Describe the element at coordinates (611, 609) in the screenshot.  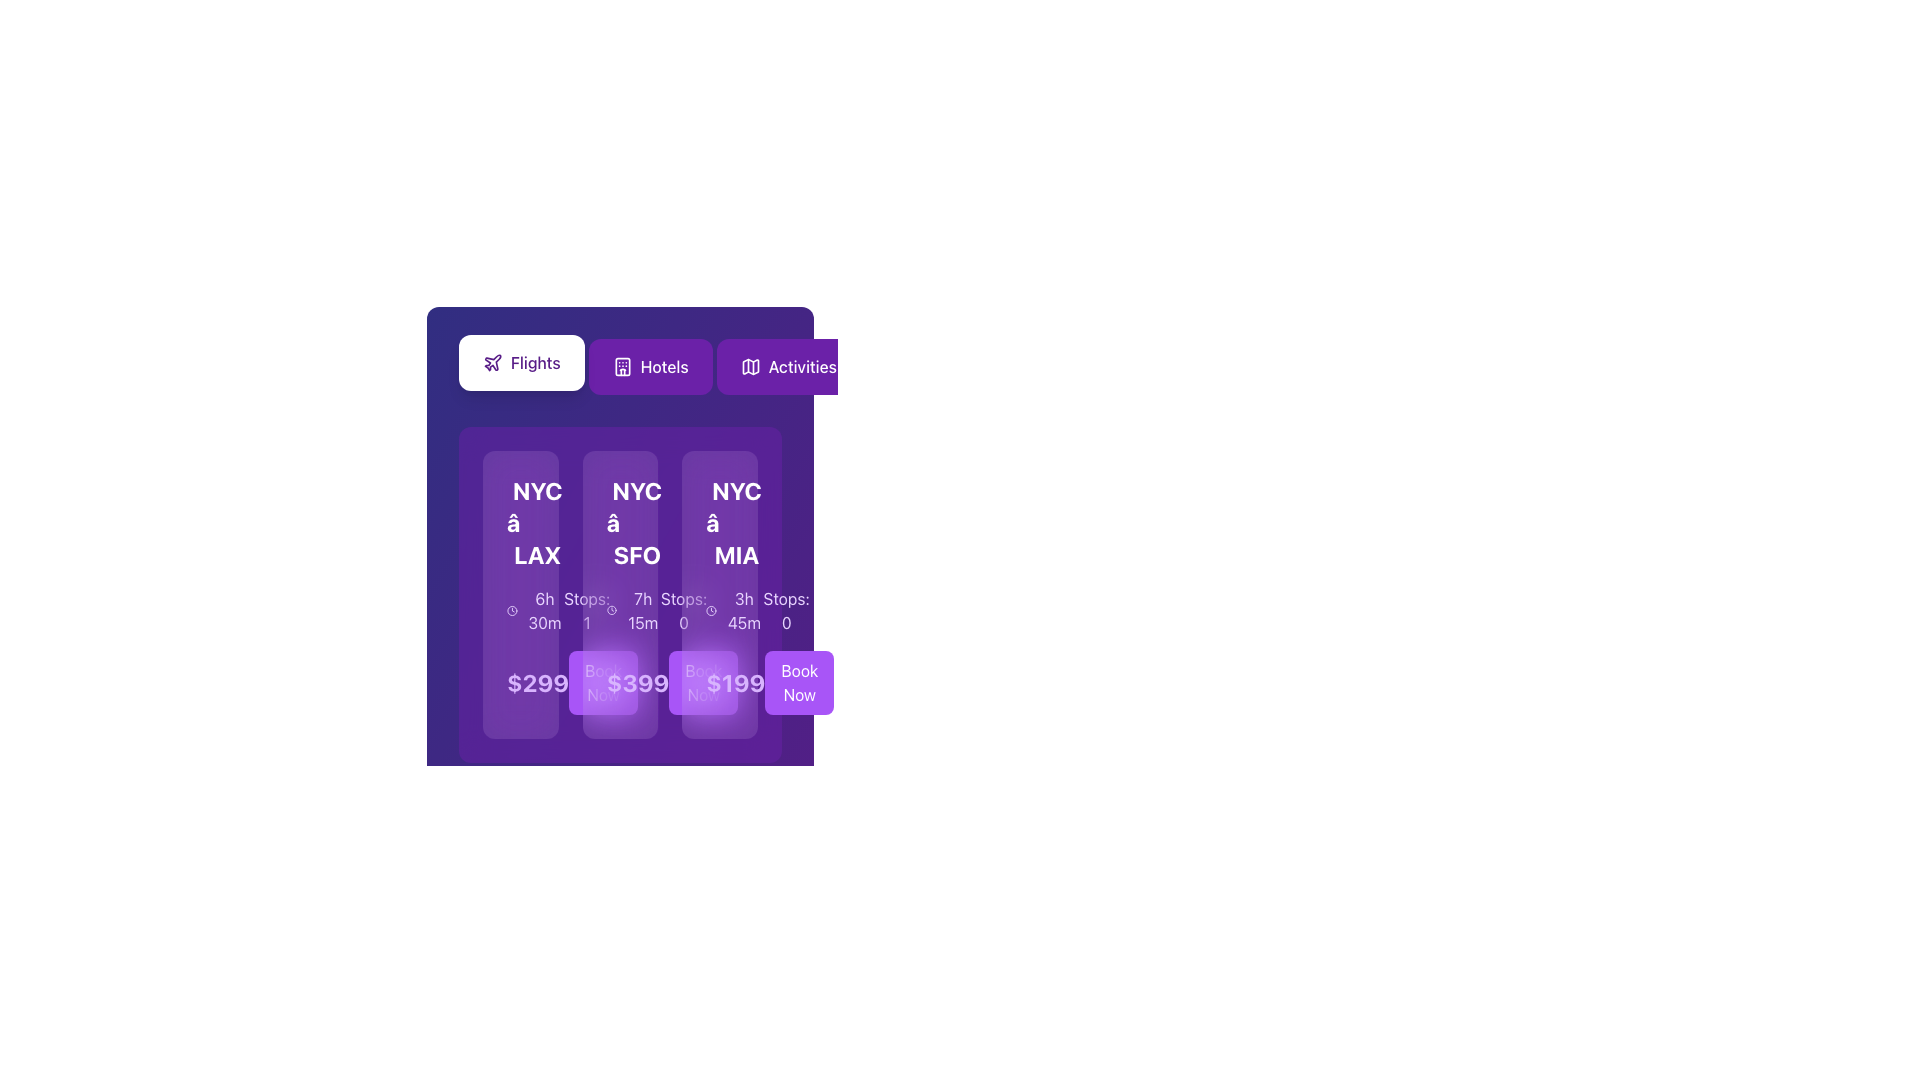
I see `the circular purple clock icon located in the second column of the flight options display, positioned above the 'Stops:' label for the NYC to SFO route` at that location.